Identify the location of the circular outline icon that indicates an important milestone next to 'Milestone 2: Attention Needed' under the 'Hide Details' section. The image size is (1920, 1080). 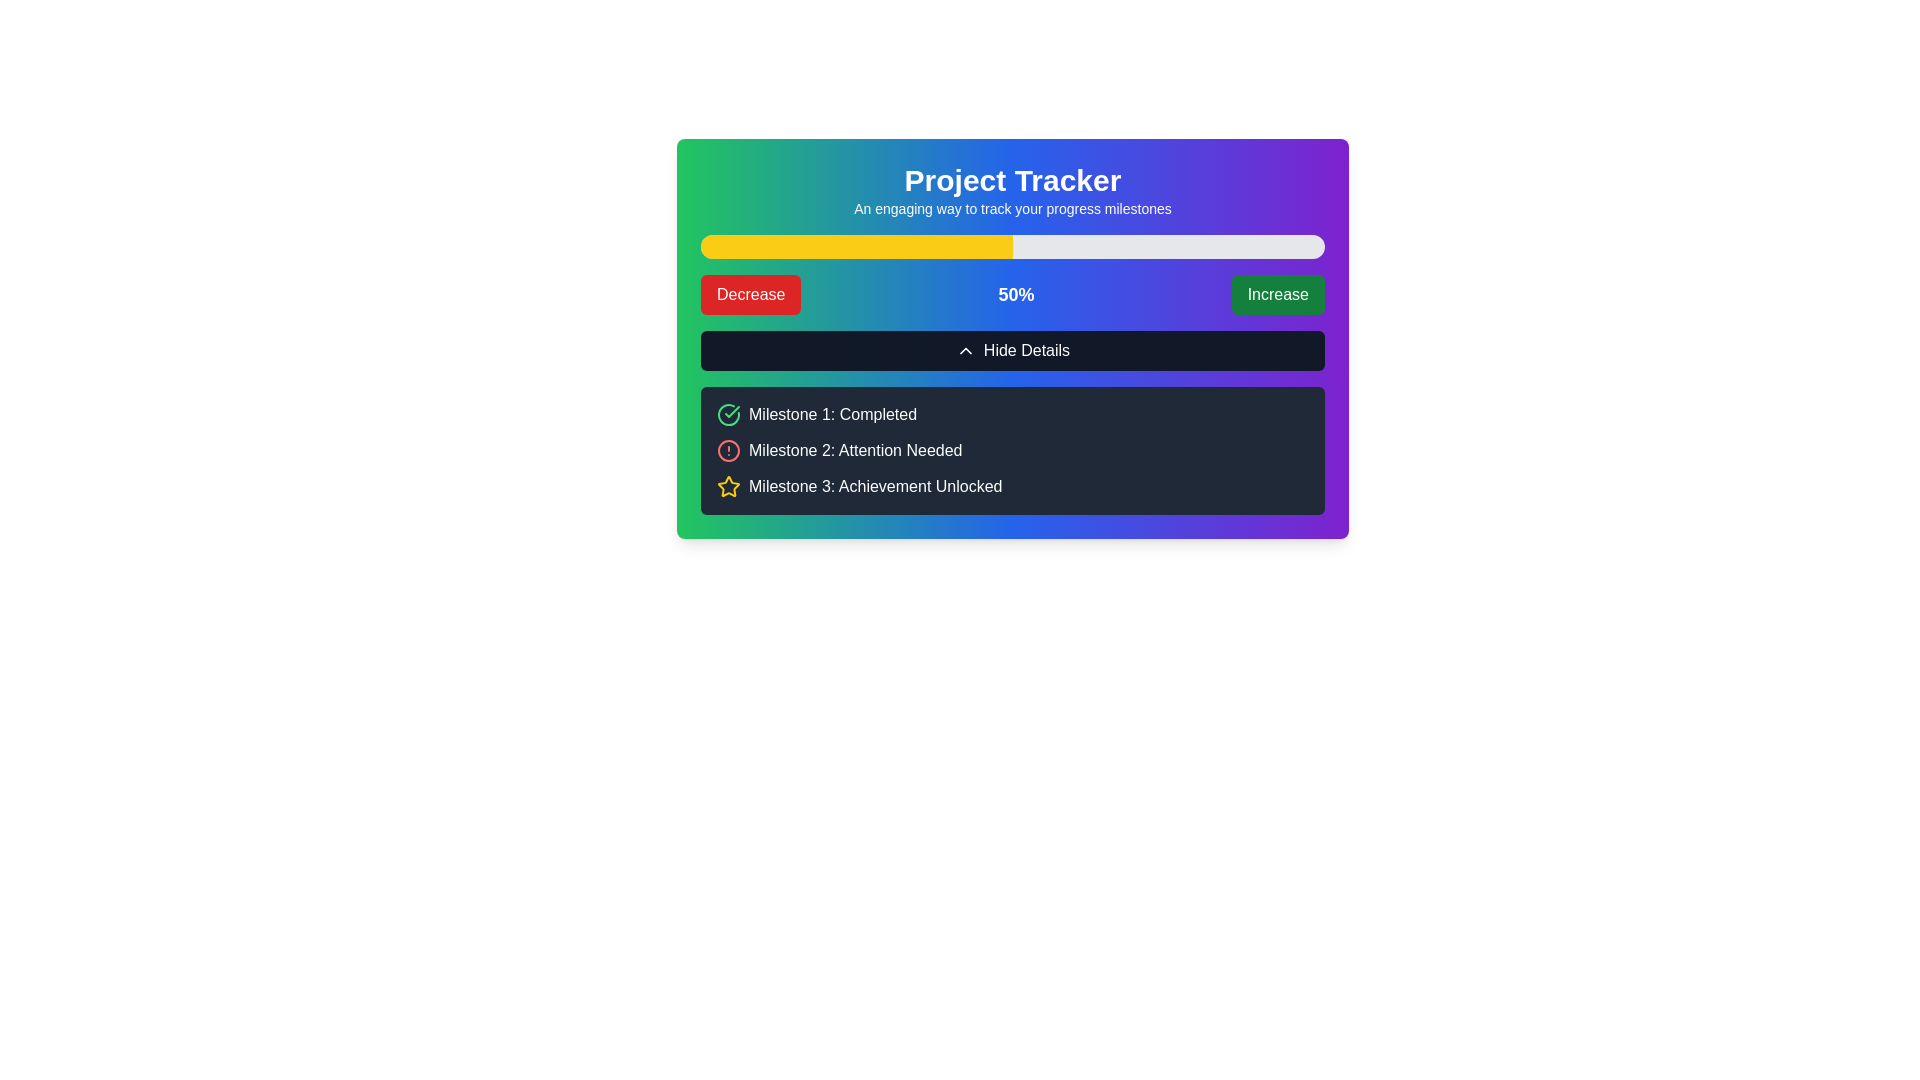
(728, 451).